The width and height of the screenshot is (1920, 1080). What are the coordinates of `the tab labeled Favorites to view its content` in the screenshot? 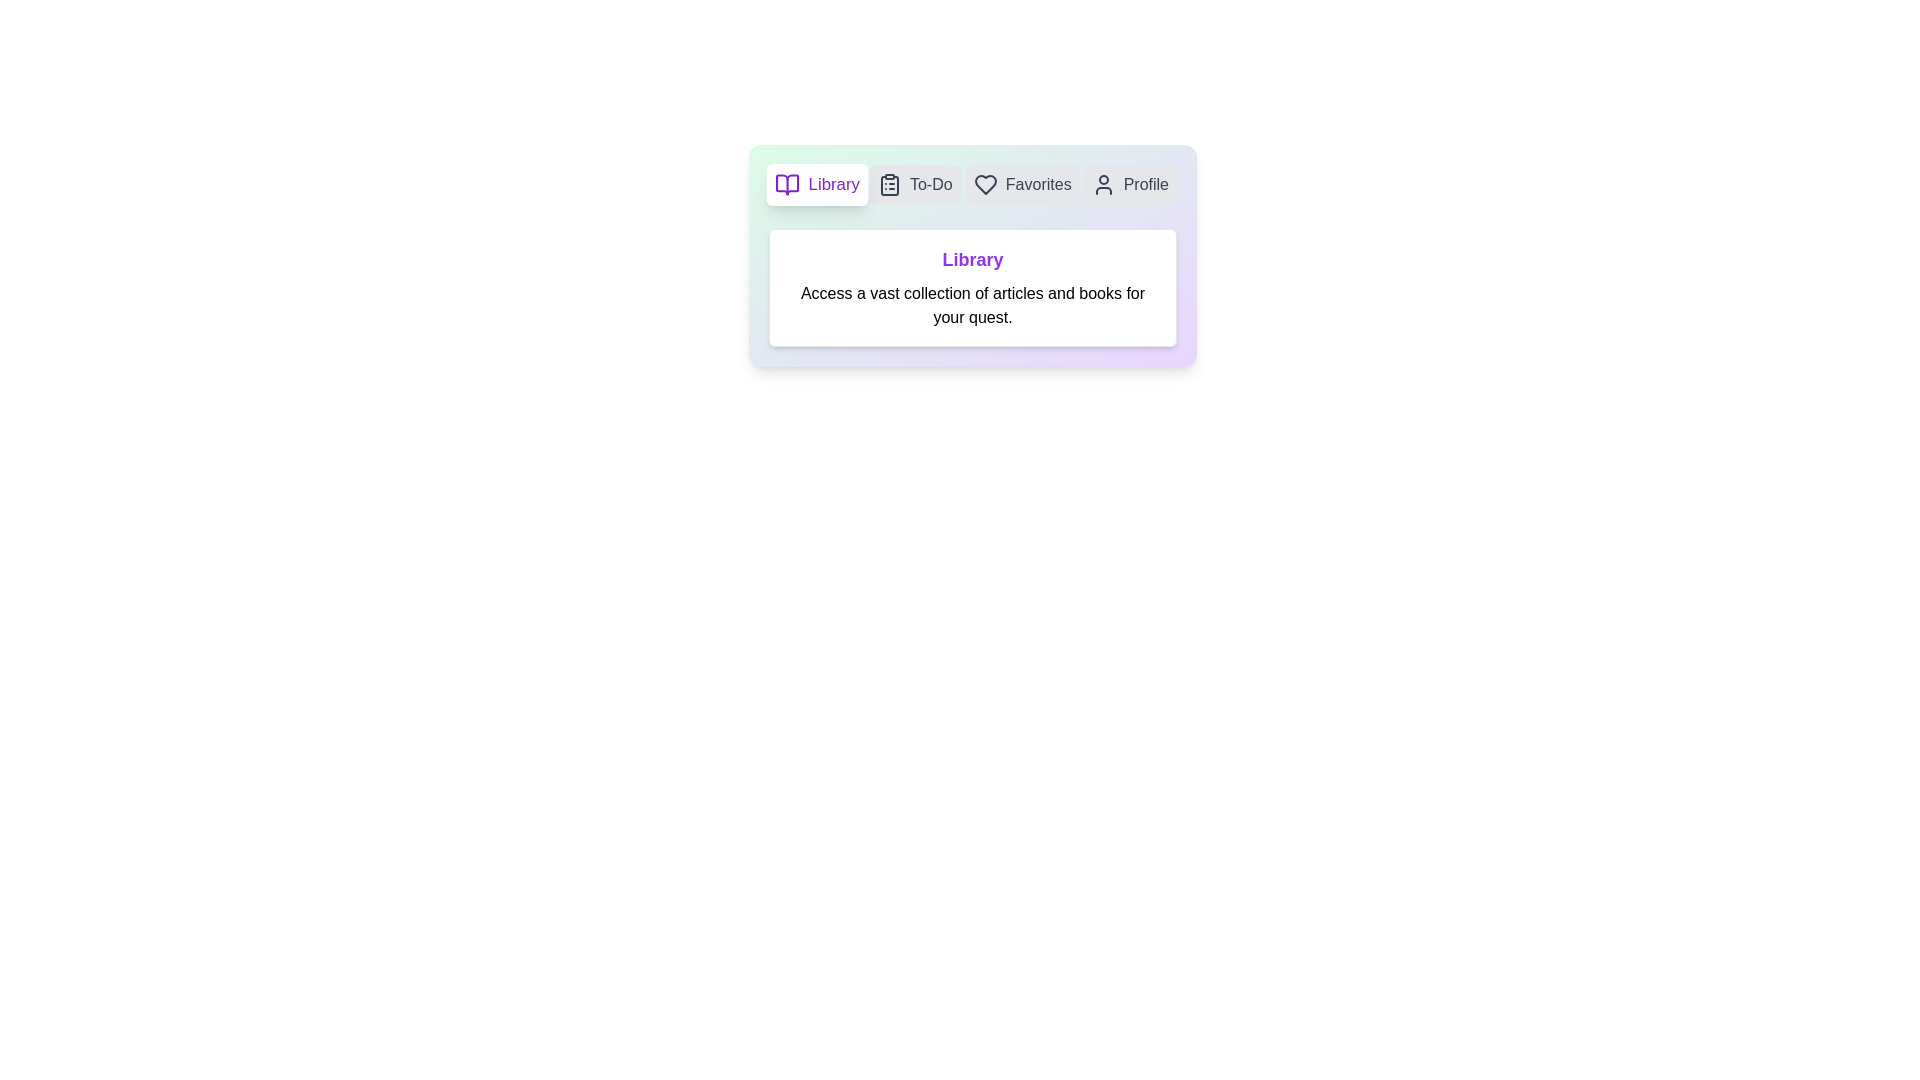 It's located at (1022, 185).